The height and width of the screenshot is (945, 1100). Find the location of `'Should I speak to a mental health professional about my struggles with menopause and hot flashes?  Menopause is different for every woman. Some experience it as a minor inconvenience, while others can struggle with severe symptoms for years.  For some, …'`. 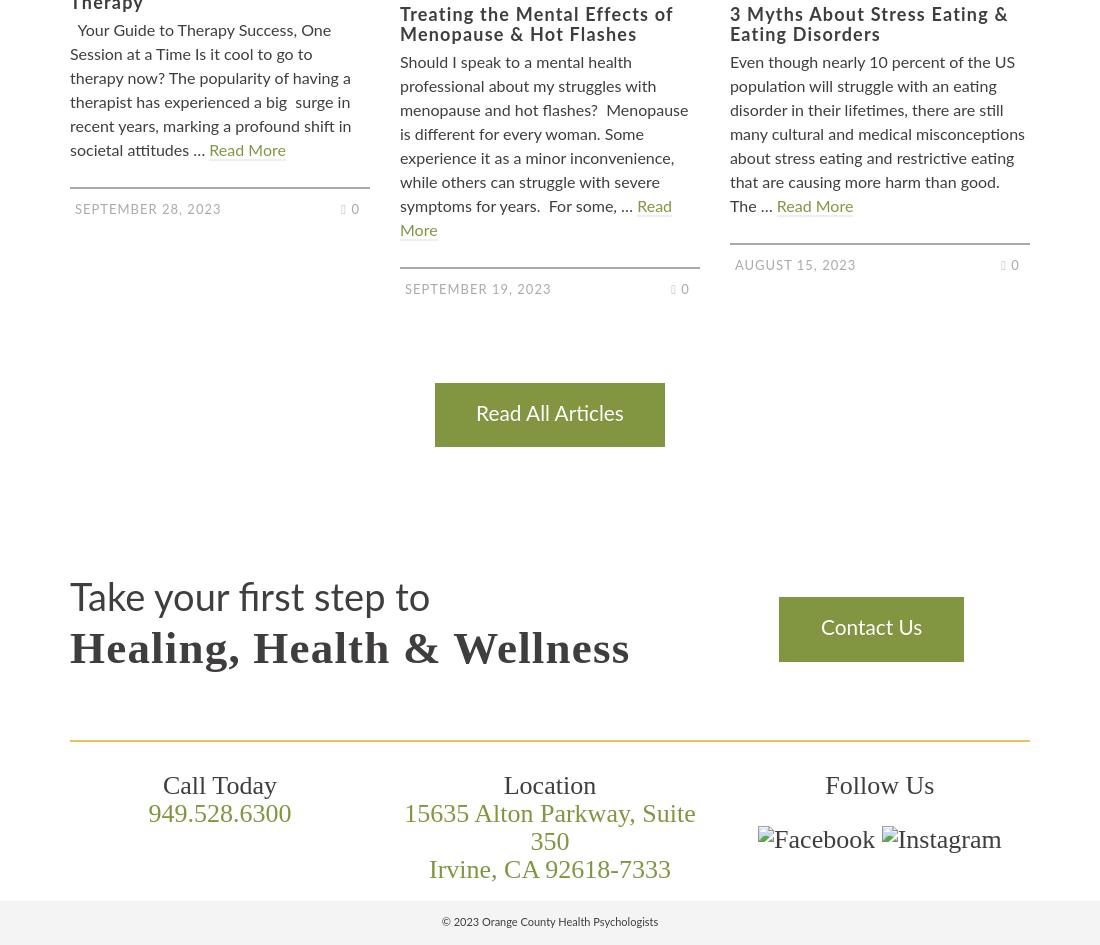

'Should I speak to a mental health professional about my struggles with menopause and hot flashes?  Menopause is different for every woman. Some experience it as a minor inconvenience, while others can struggle with severe symptoms for years.  For some, …' is located at coordinates (543, 133).